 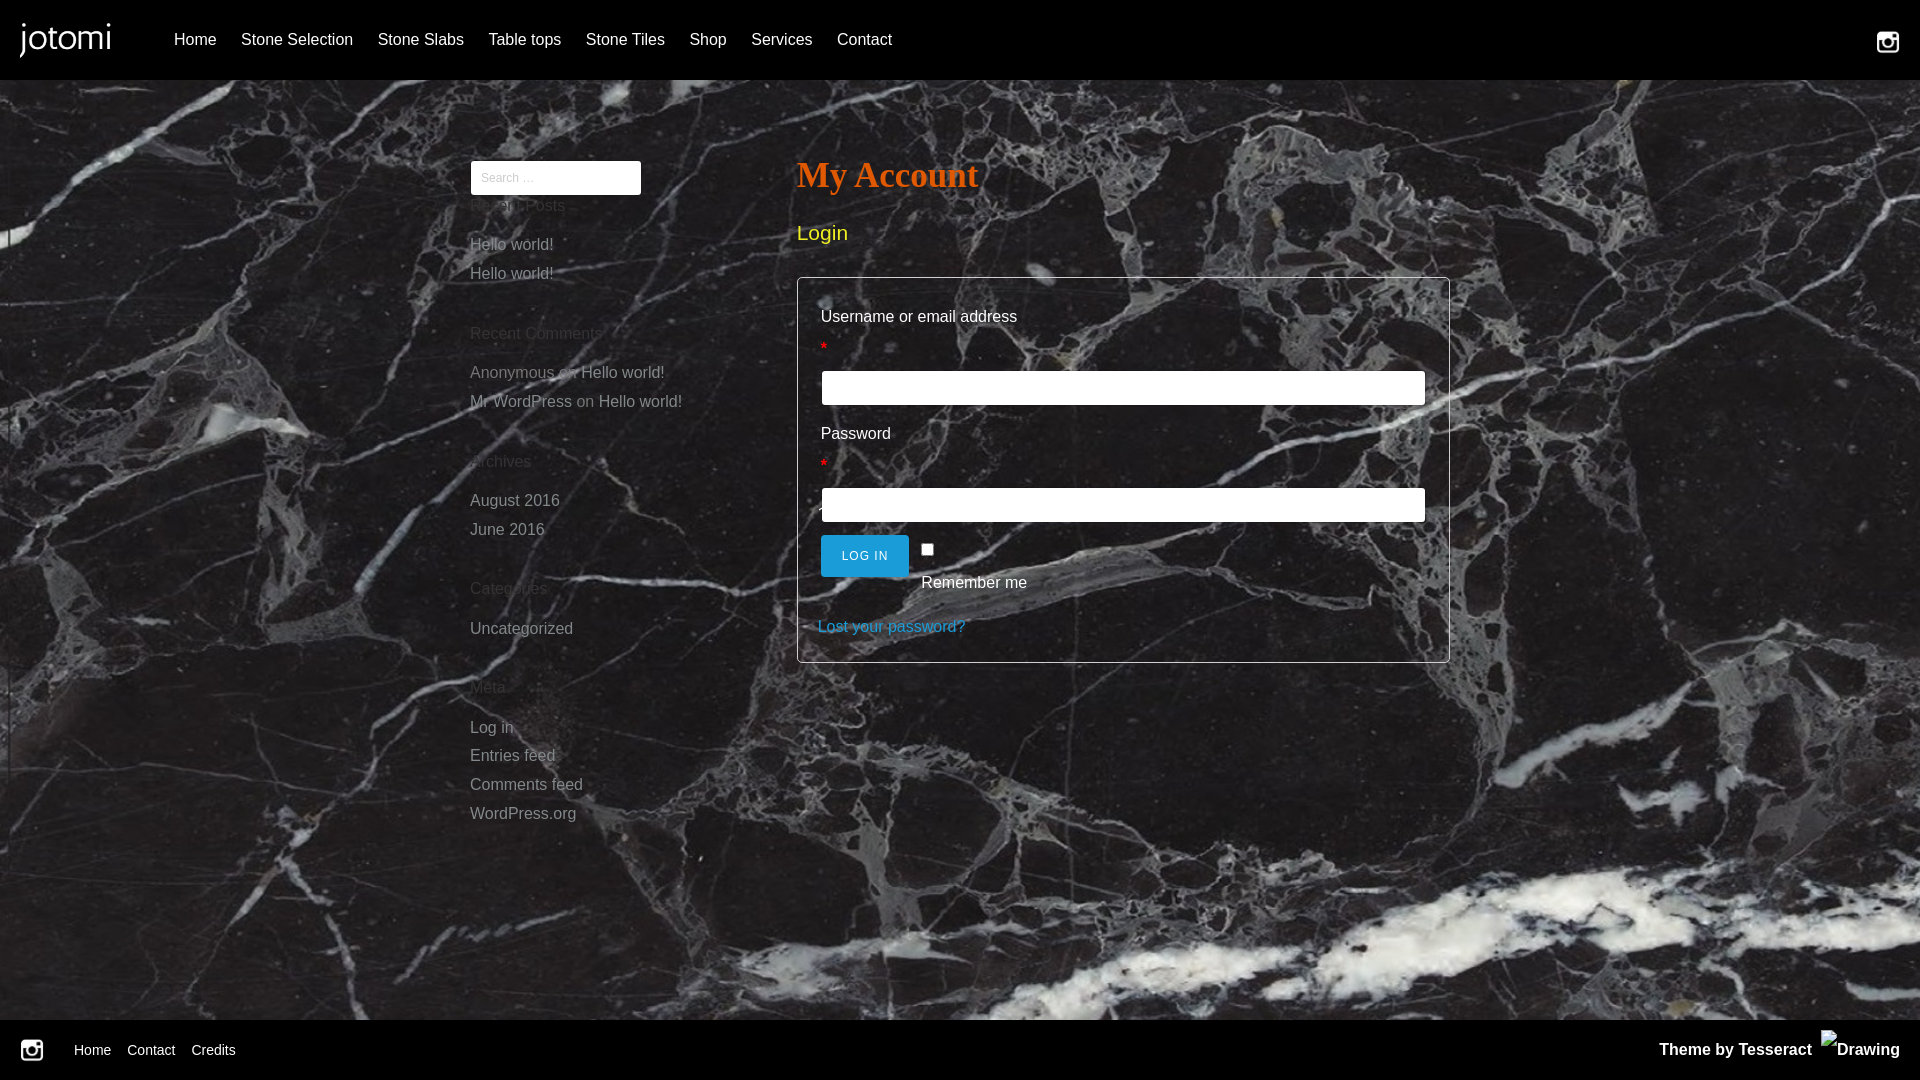 I want to click on 'WordPress.org', so click(x=523, y=813).